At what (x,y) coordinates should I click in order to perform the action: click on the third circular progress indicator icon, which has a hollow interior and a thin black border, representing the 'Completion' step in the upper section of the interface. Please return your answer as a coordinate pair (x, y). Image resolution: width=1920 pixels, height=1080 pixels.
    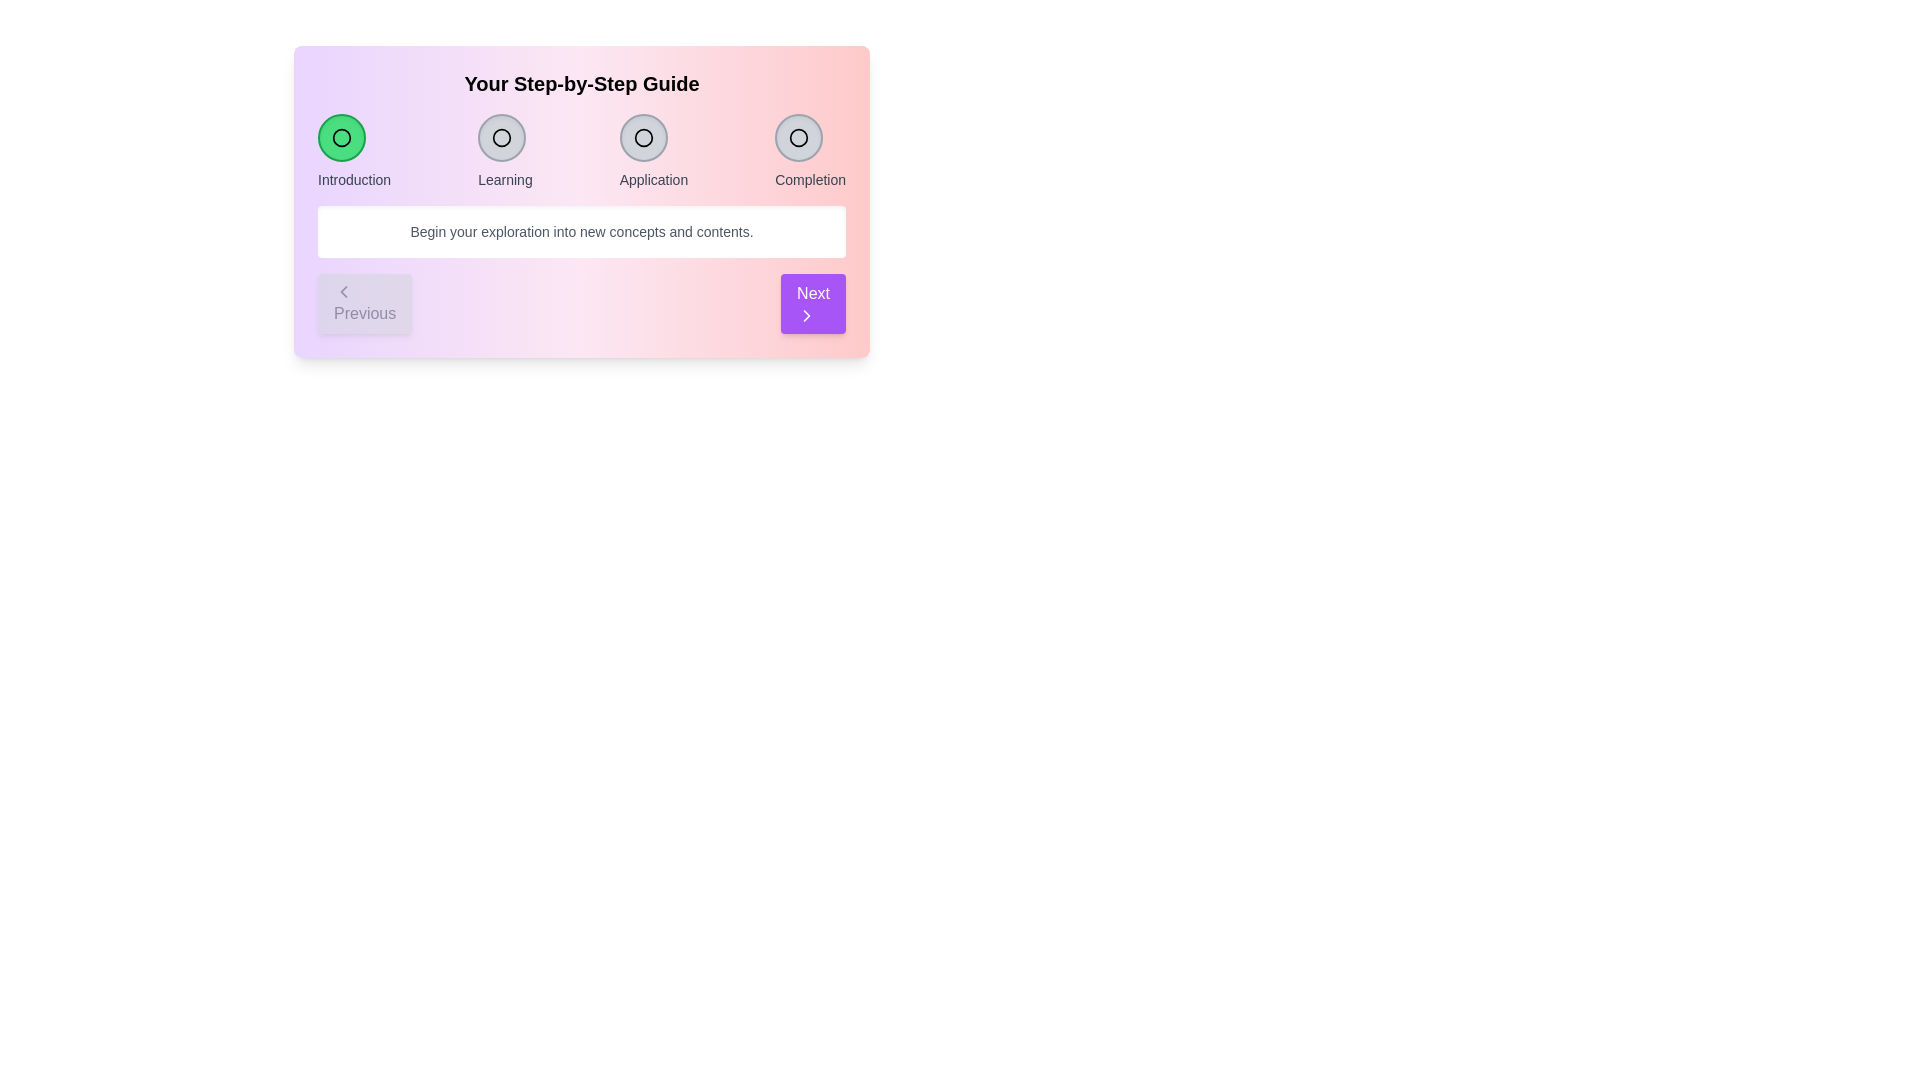
    Looking at the image, I should click on (798, 137).